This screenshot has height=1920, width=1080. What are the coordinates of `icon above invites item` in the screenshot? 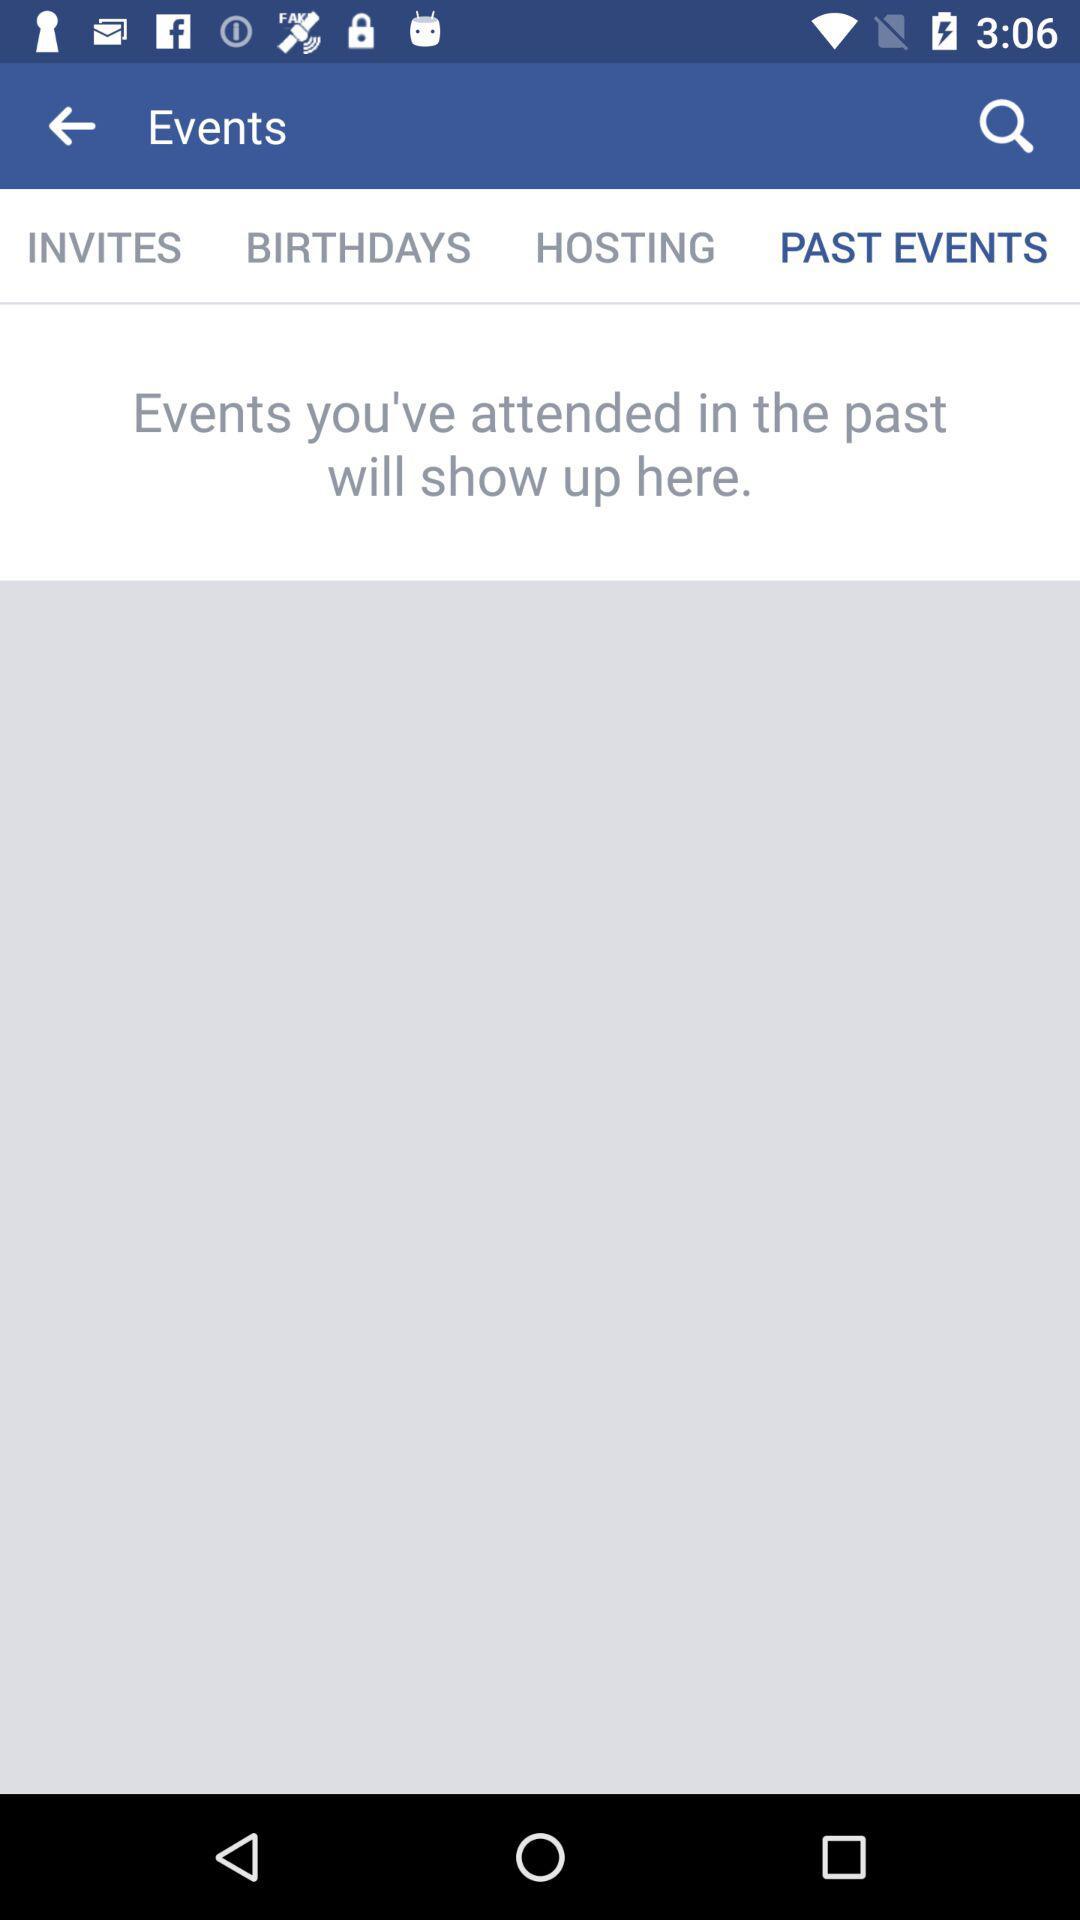 It's located at (72, 124).